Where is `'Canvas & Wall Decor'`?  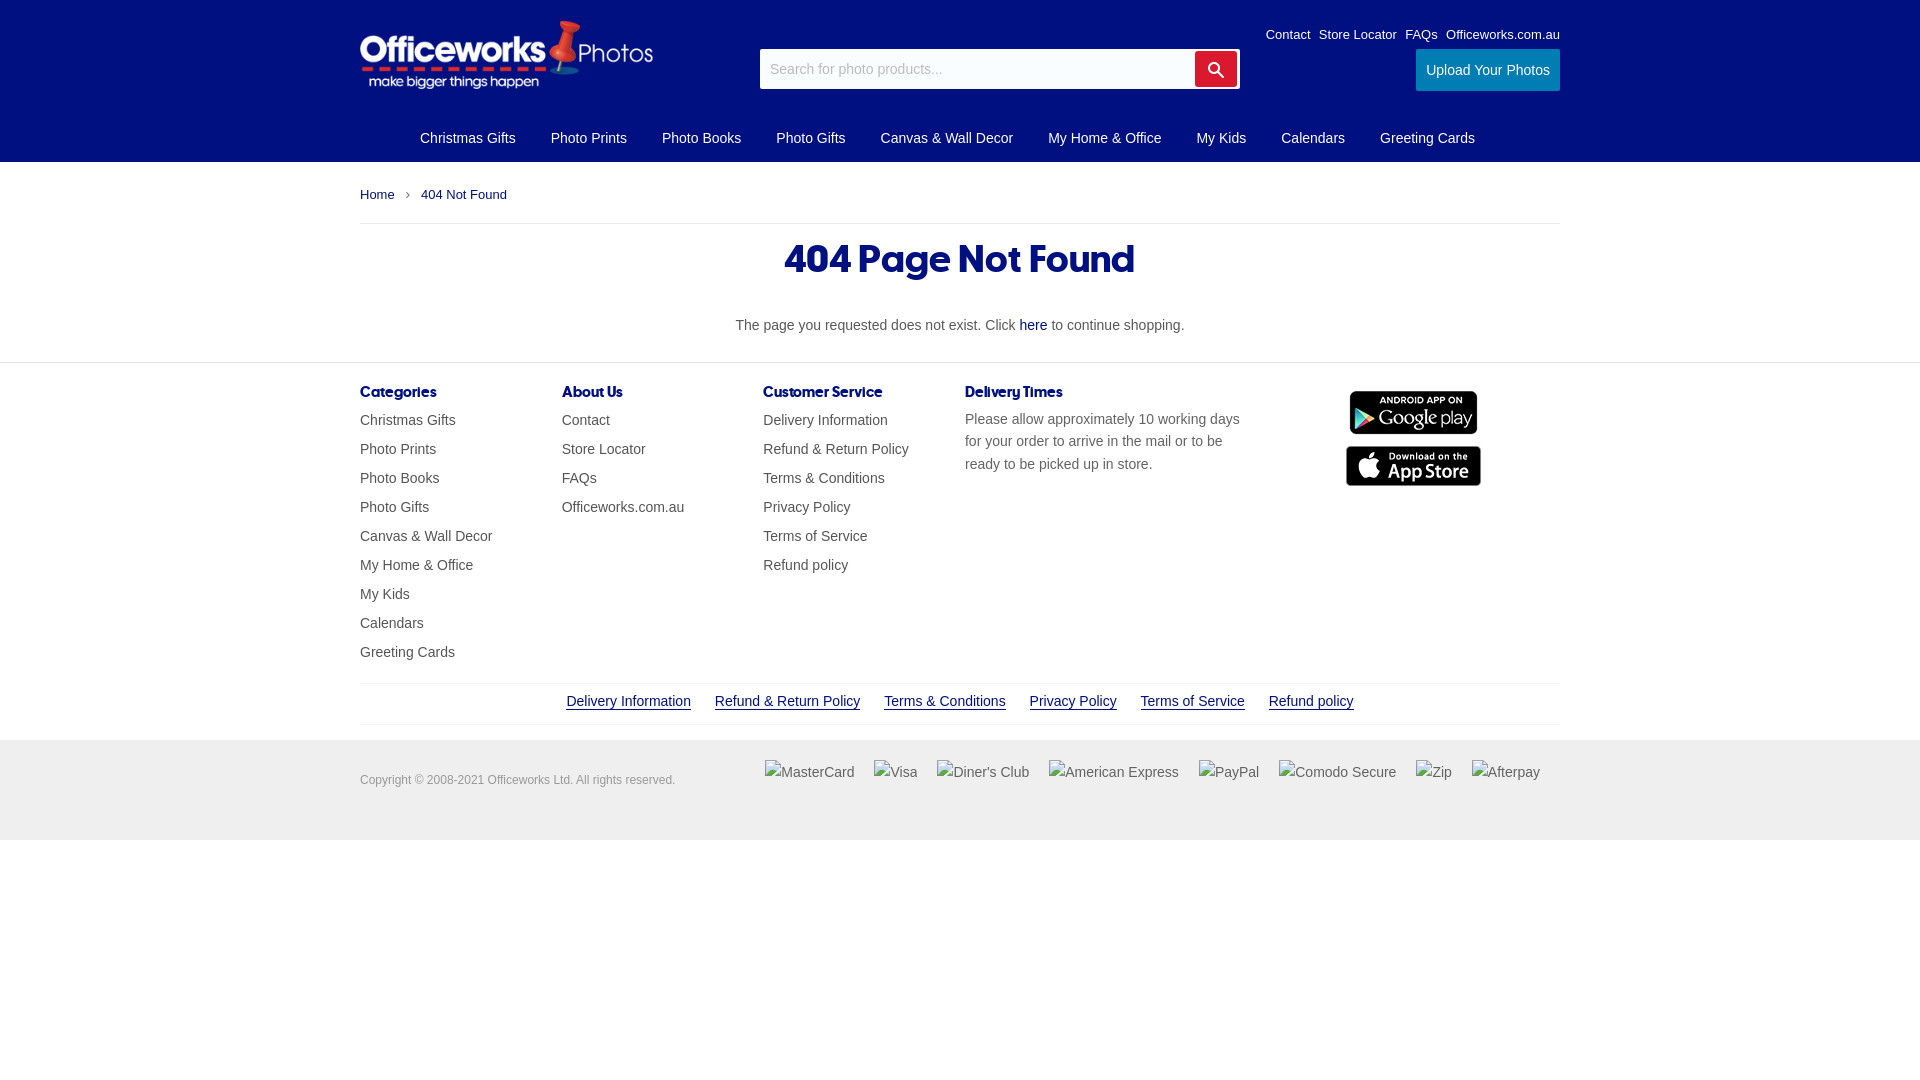
'Canvas & Wall Decor' is located at coordinates (870, 137).